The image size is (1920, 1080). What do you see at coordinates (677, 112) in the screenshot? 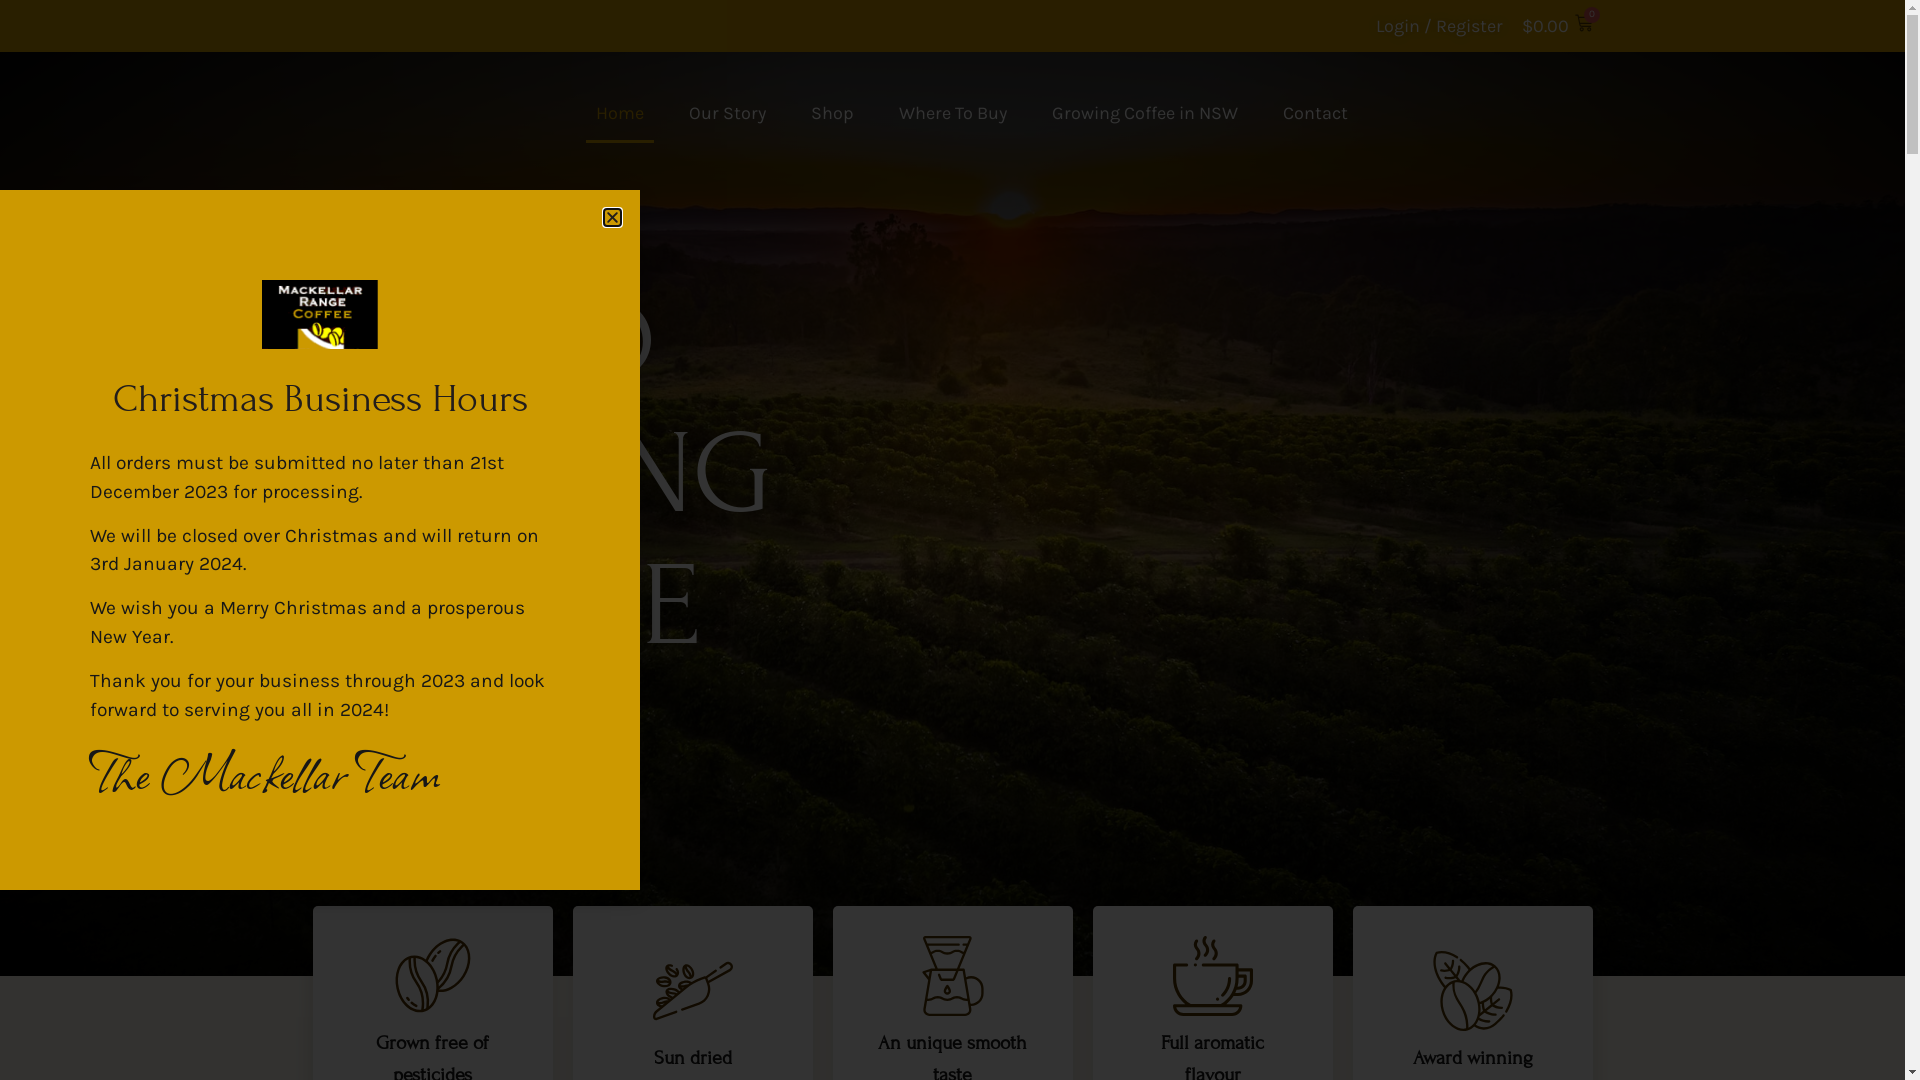
I see `'Our Story'` at bounding box center [677, 112].